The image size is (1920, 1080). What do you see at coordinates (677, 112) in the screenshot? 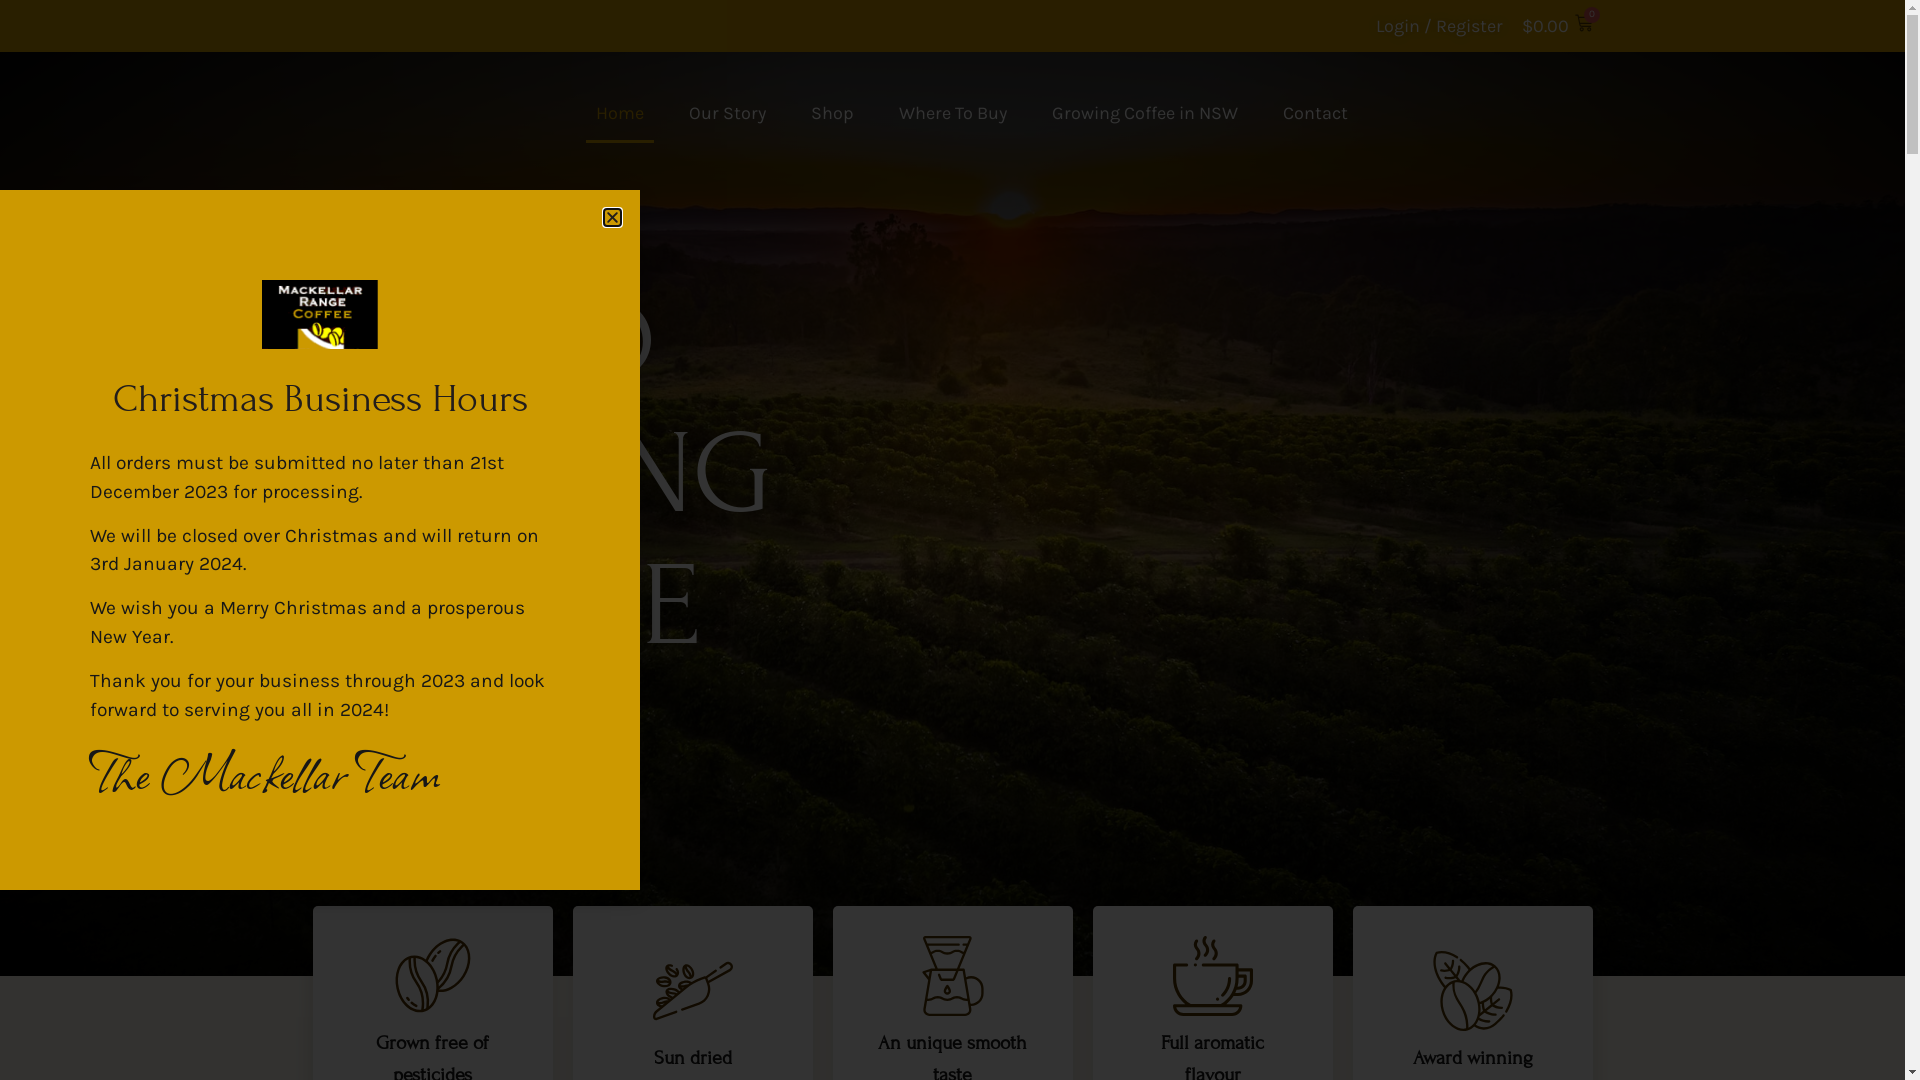
I see `'Our Story'` at bounding box center [677, 112].